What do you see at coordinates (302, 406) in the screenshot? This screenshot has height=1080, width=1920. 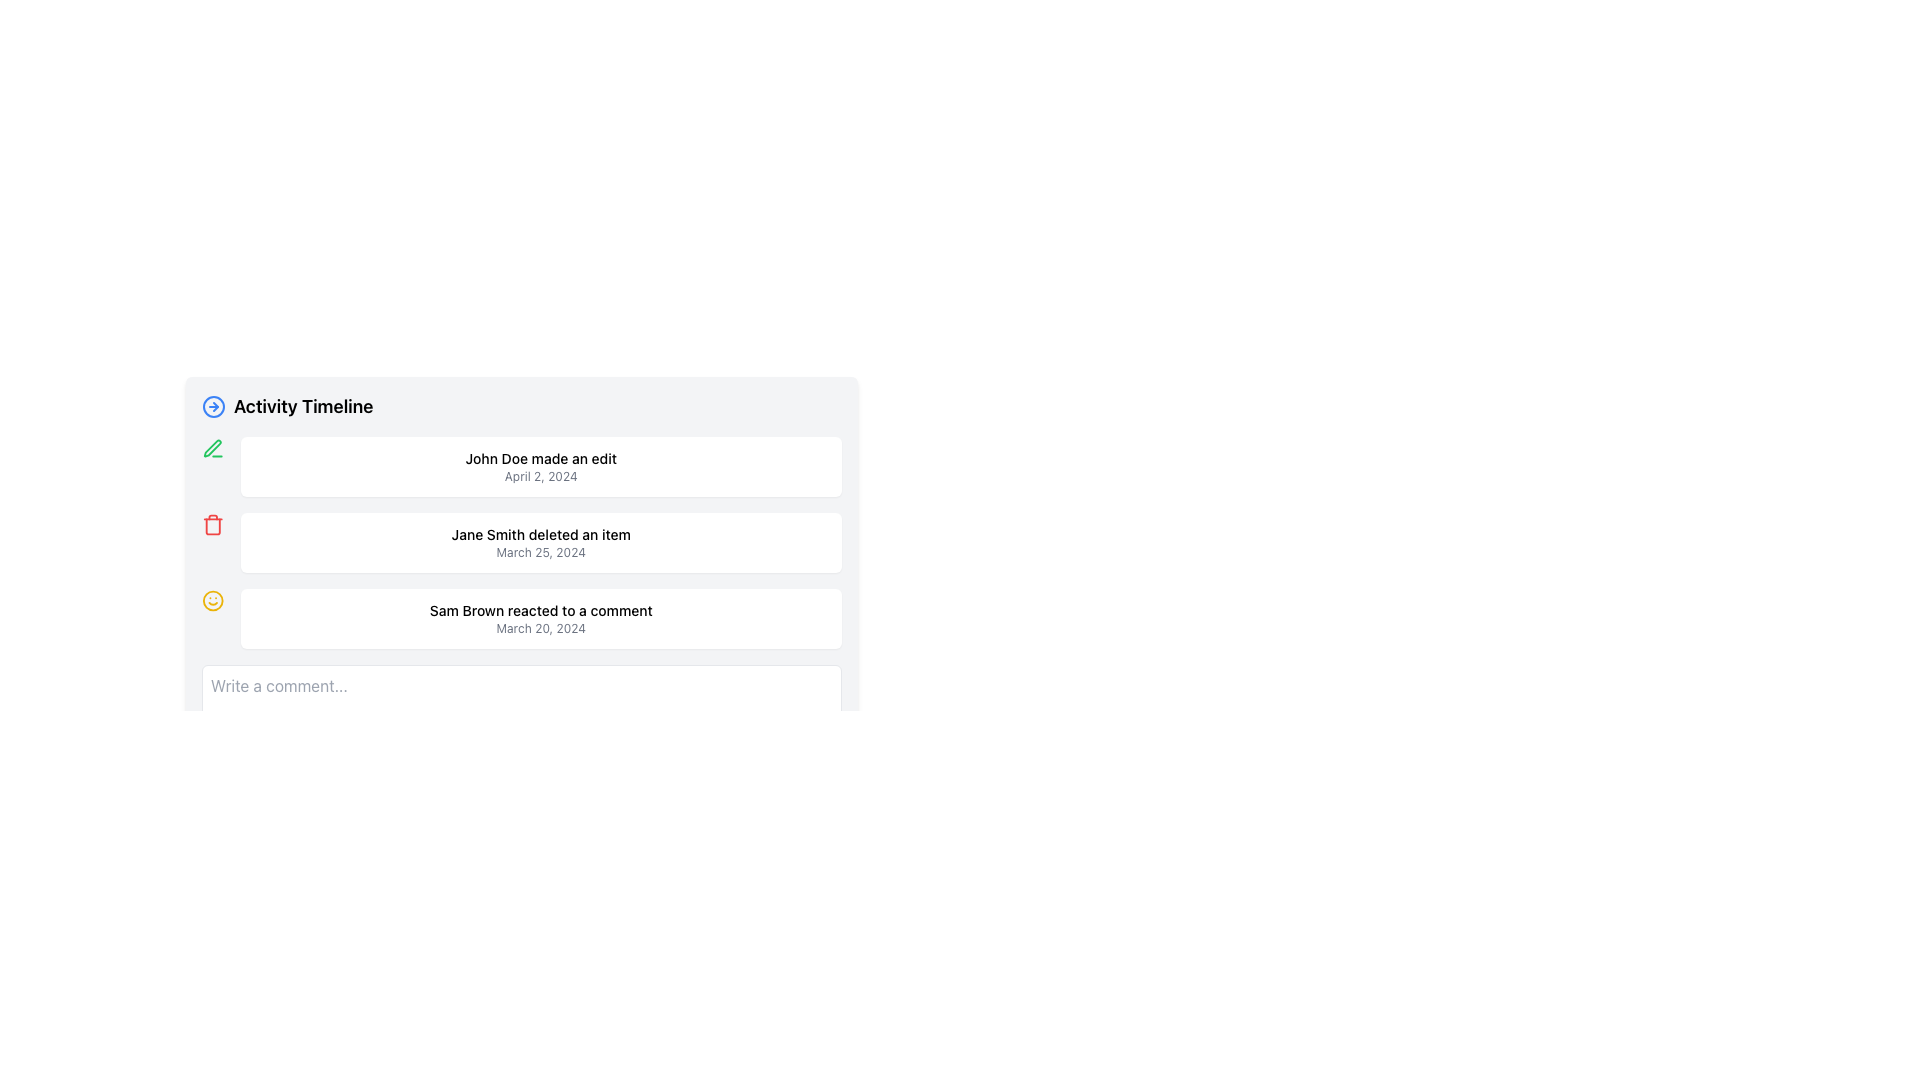 I see `the Static Text element that serves as a section title for the activity log, positioned at the top of the interface above the list of activities` at bounding box center [302, 406].